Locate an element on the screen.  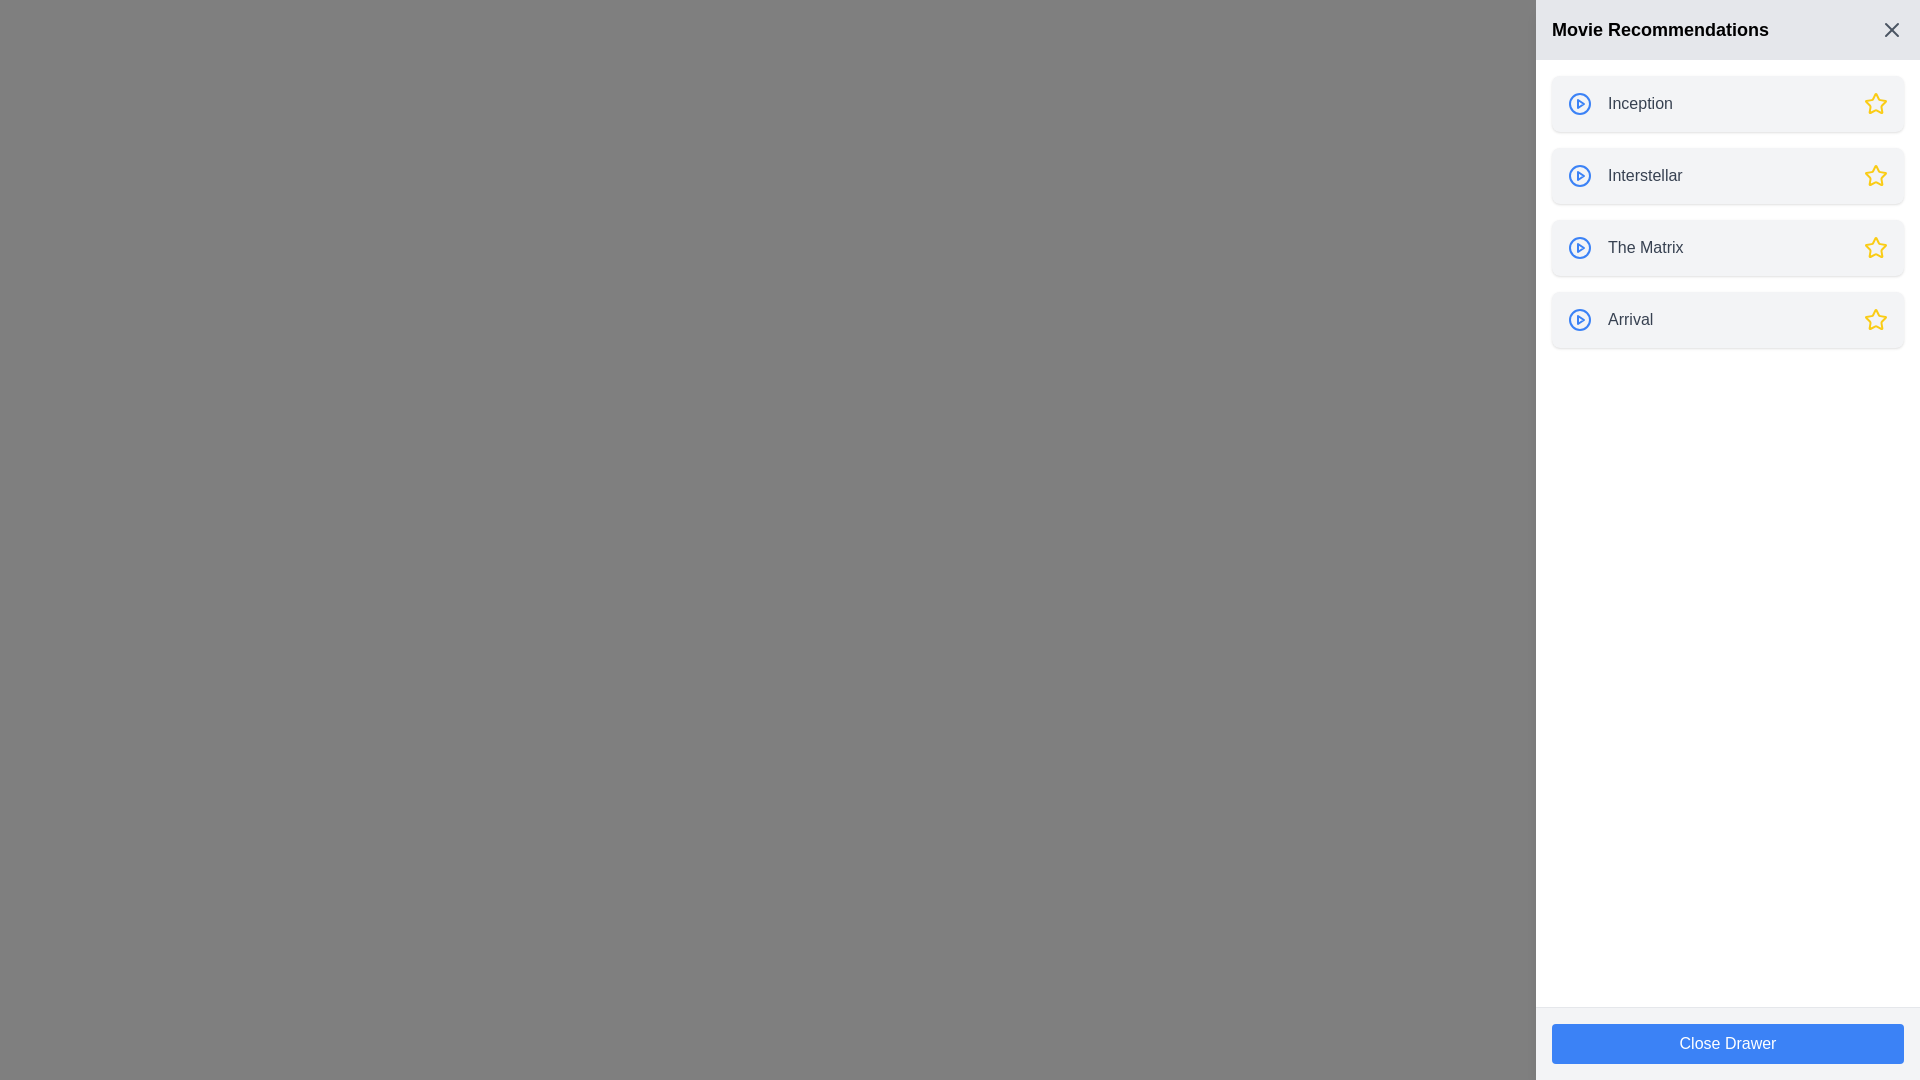
the button located at the far-right end of the 'Interstellar' row in the 'Movie Recommendations' panel is located at coordinates (1875, 174).